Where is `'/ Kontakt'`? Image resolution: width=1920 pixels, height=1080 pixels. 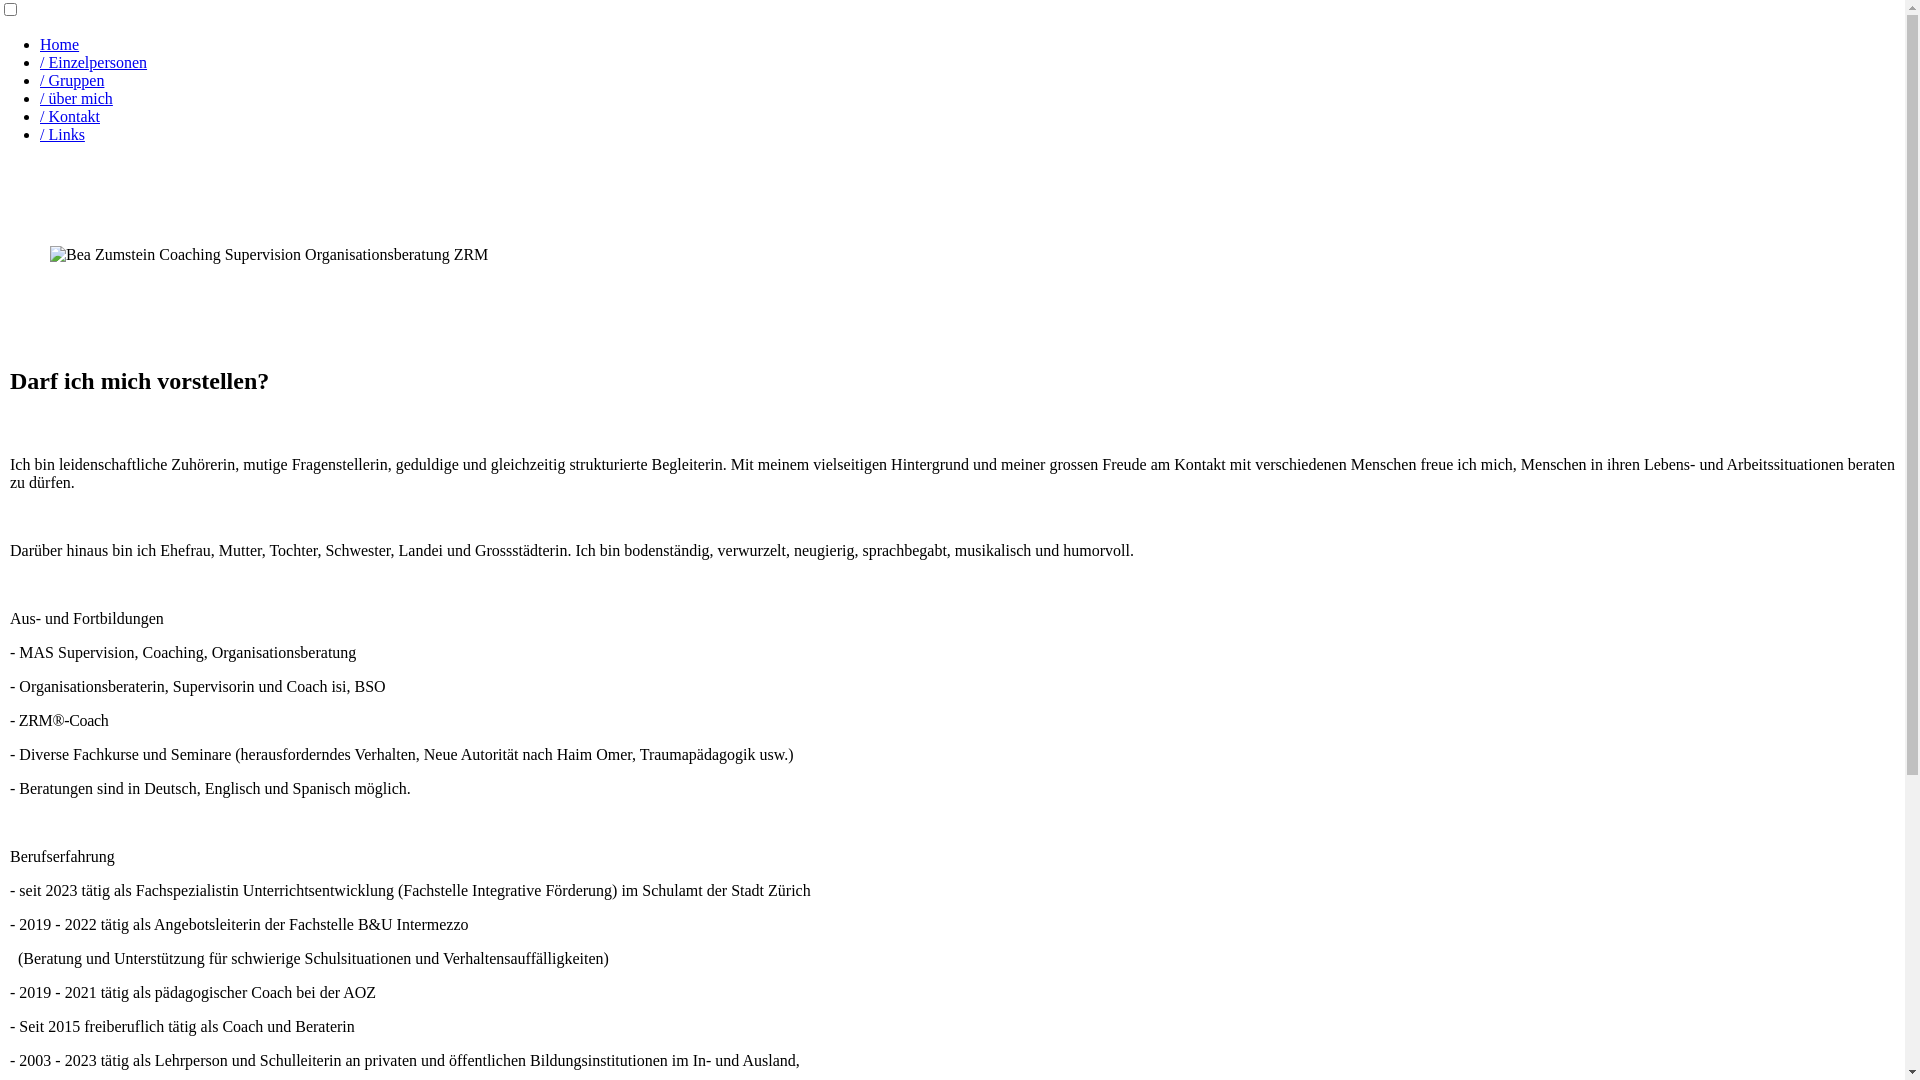
'/ Kontakt' is located at coordinates (70, 116).